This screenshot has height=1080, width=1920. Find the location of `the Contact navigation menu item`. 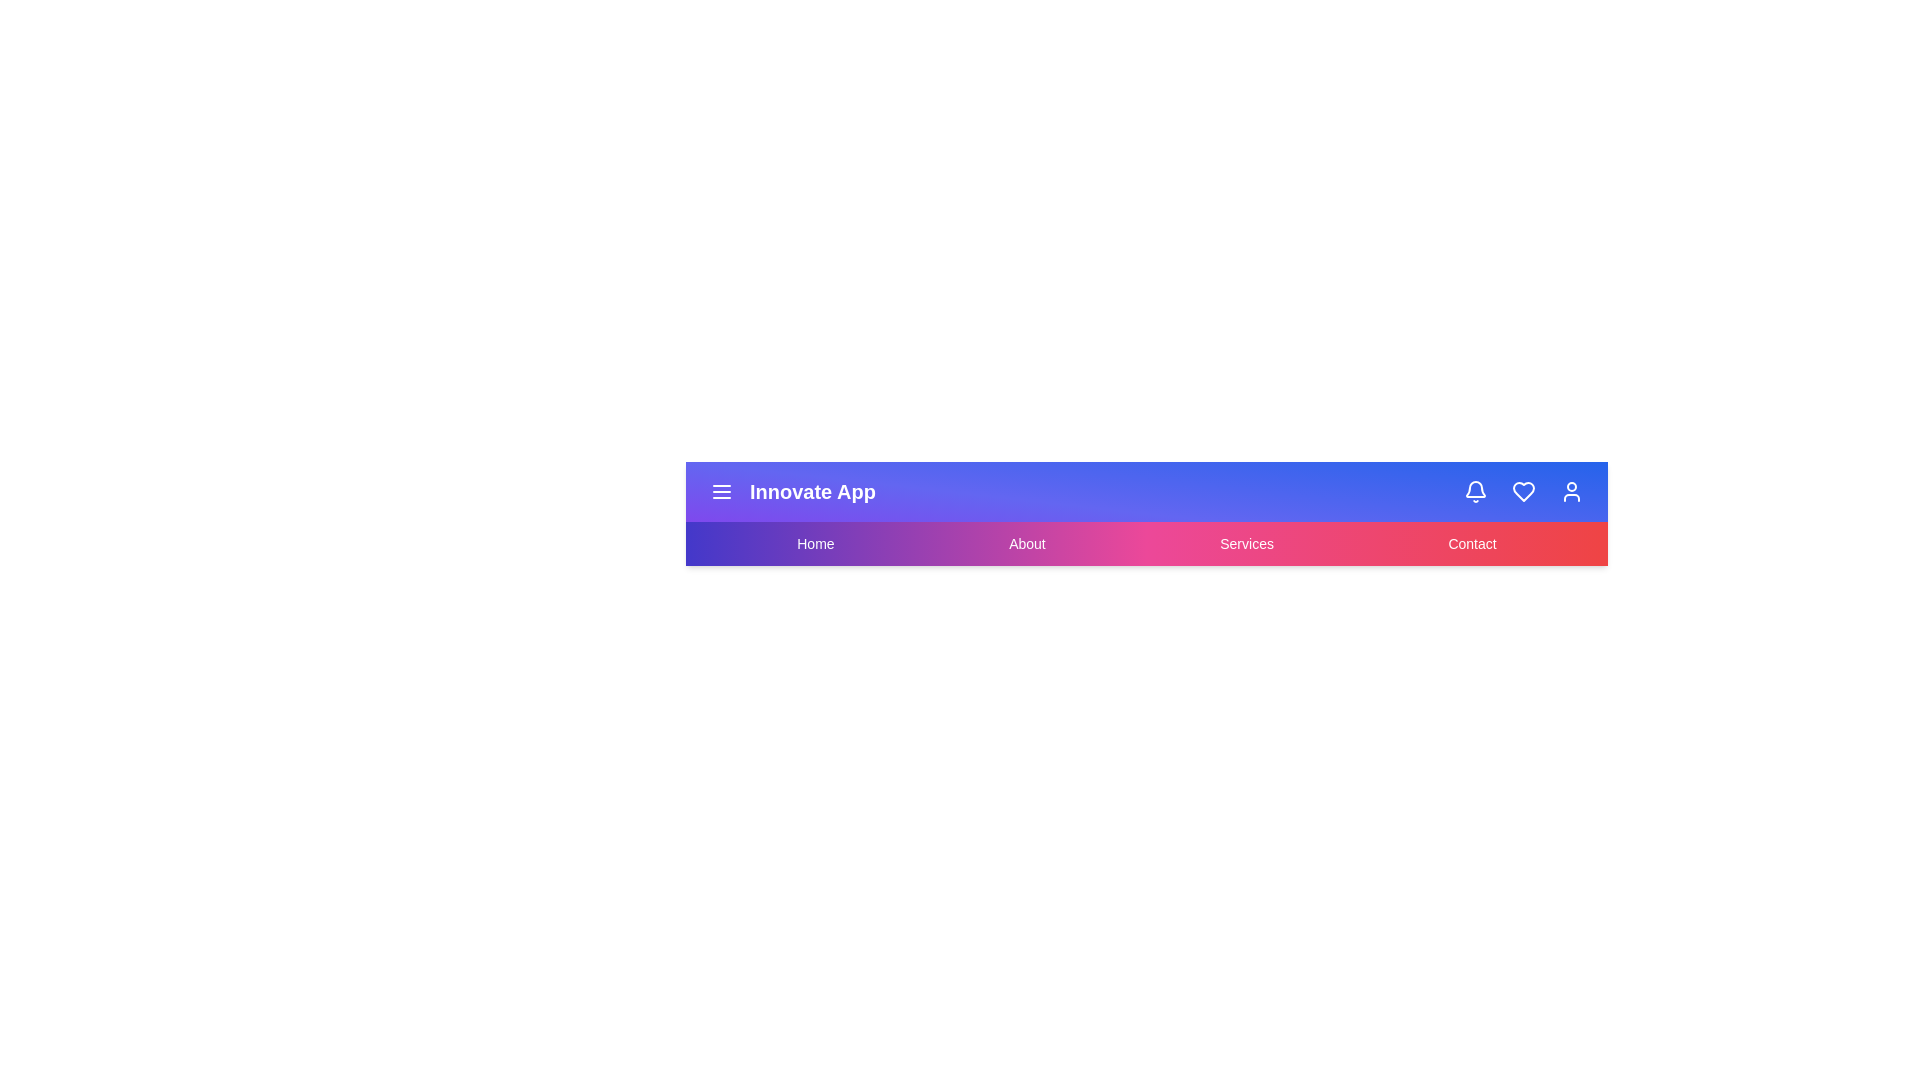

the Contact navigation menu item is located at coordinates (1472, 543).